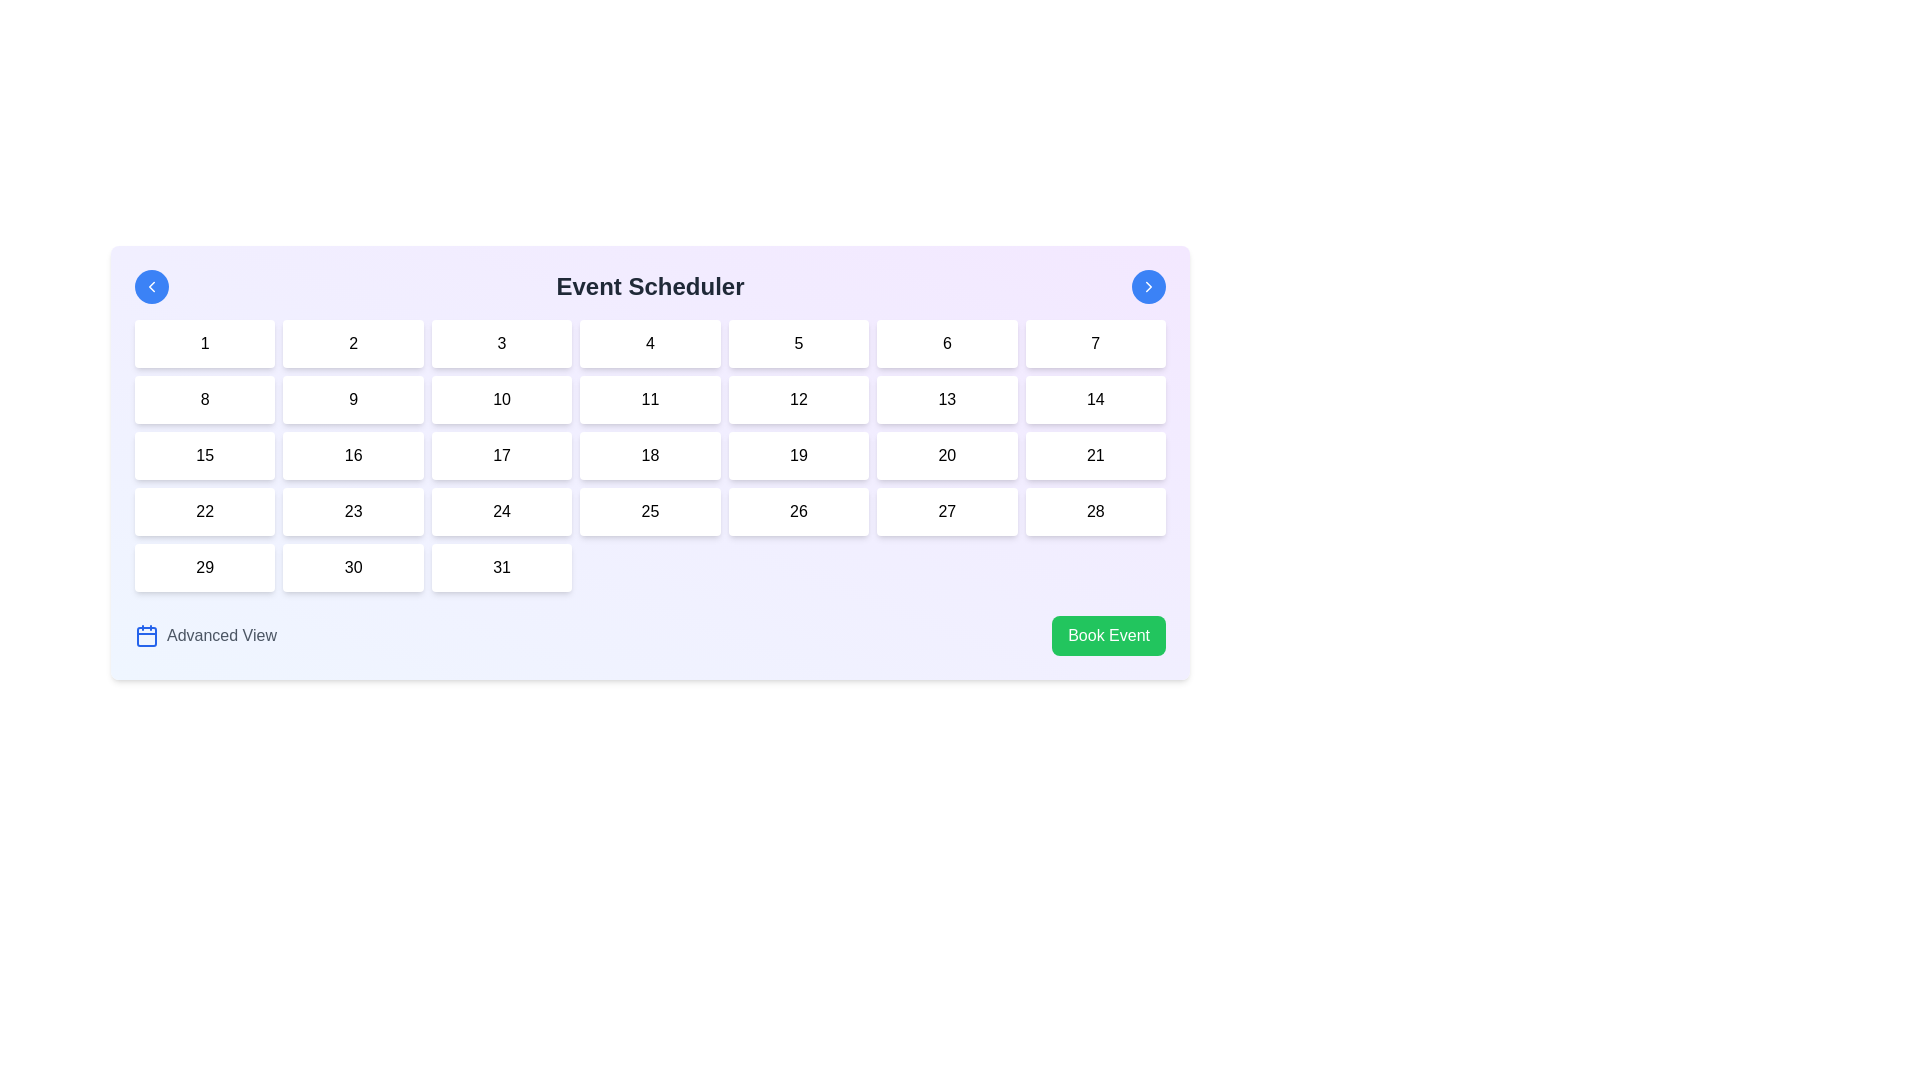 This screenshot has width=1920, height=1080. Describe the element at coordinates (1094, 455) in the screenshot. I see `the button labeled '21' which is styled with a white background and rounded corners, positioned in the fifth row and last column of a 7-column grid layout` at that location.